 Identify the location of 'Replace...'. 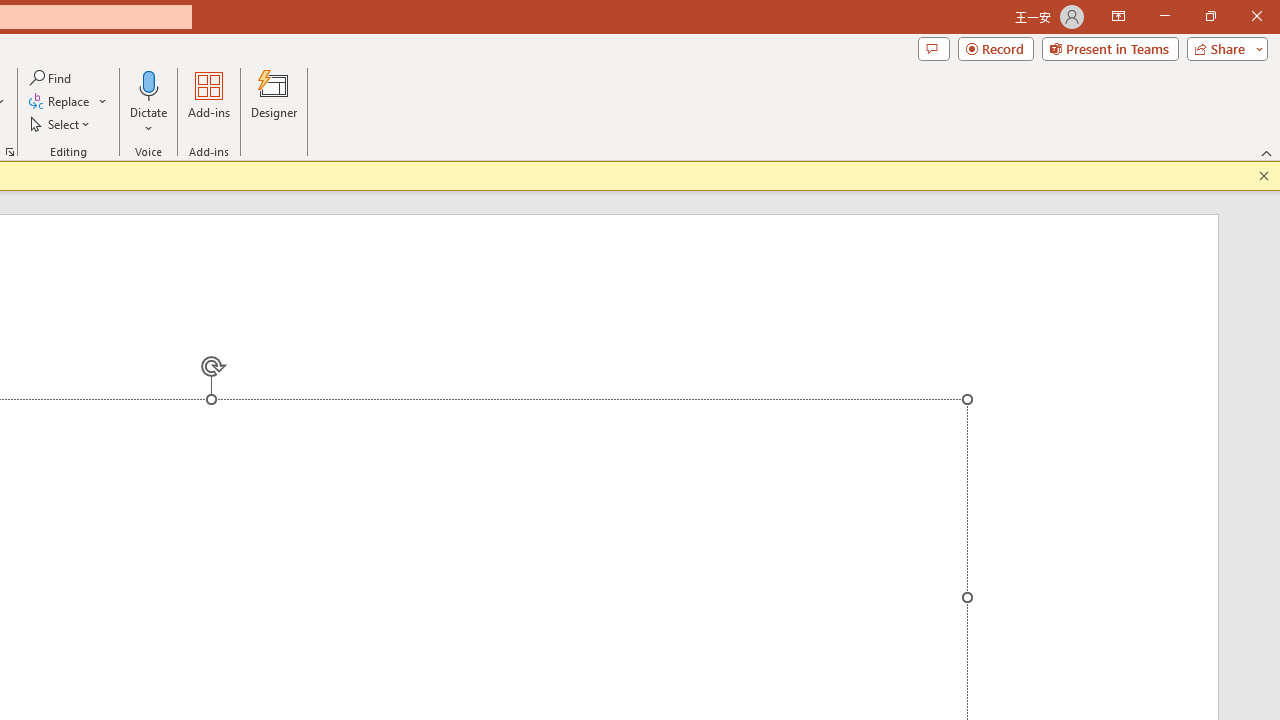
(60, 101).